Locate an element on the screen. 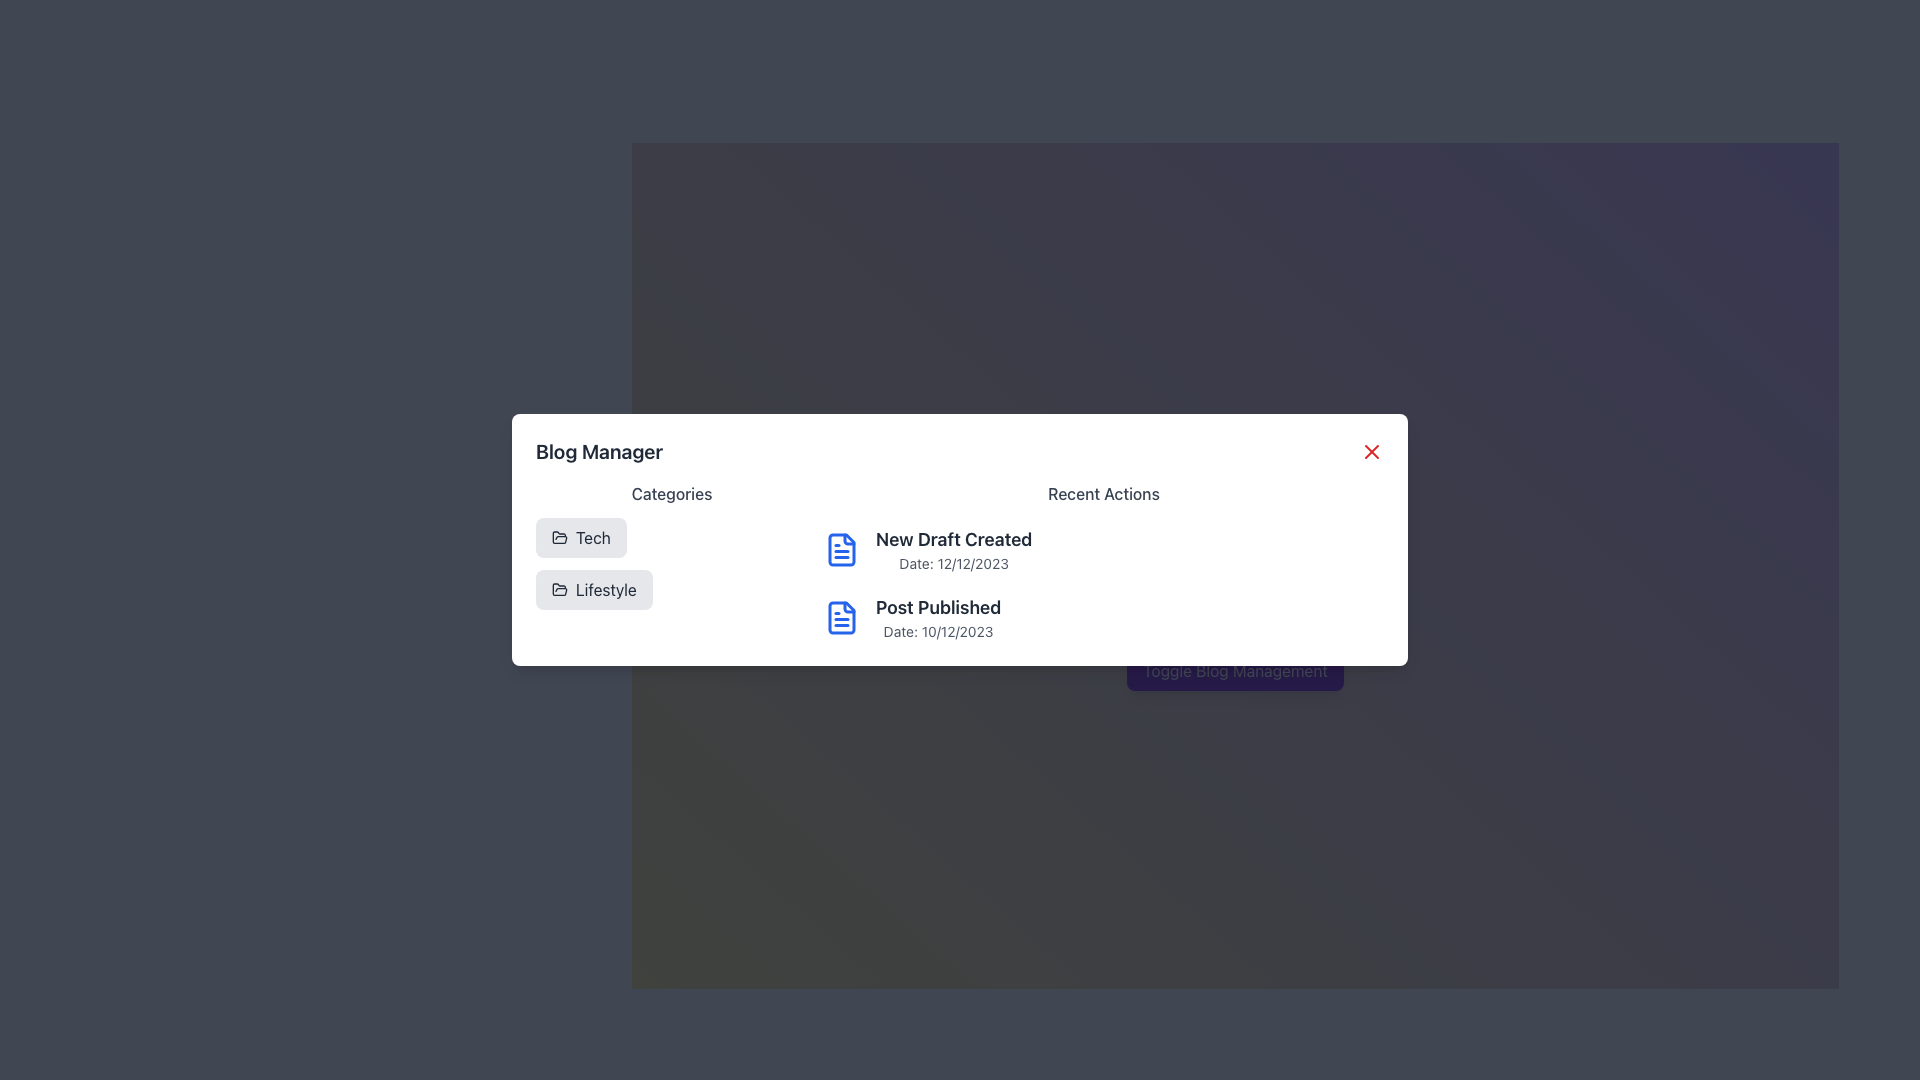  the bottom-left diagonal stroke of the 'X' icon in the top-right corner of the modal interface is located at coordinates (1371, 451).